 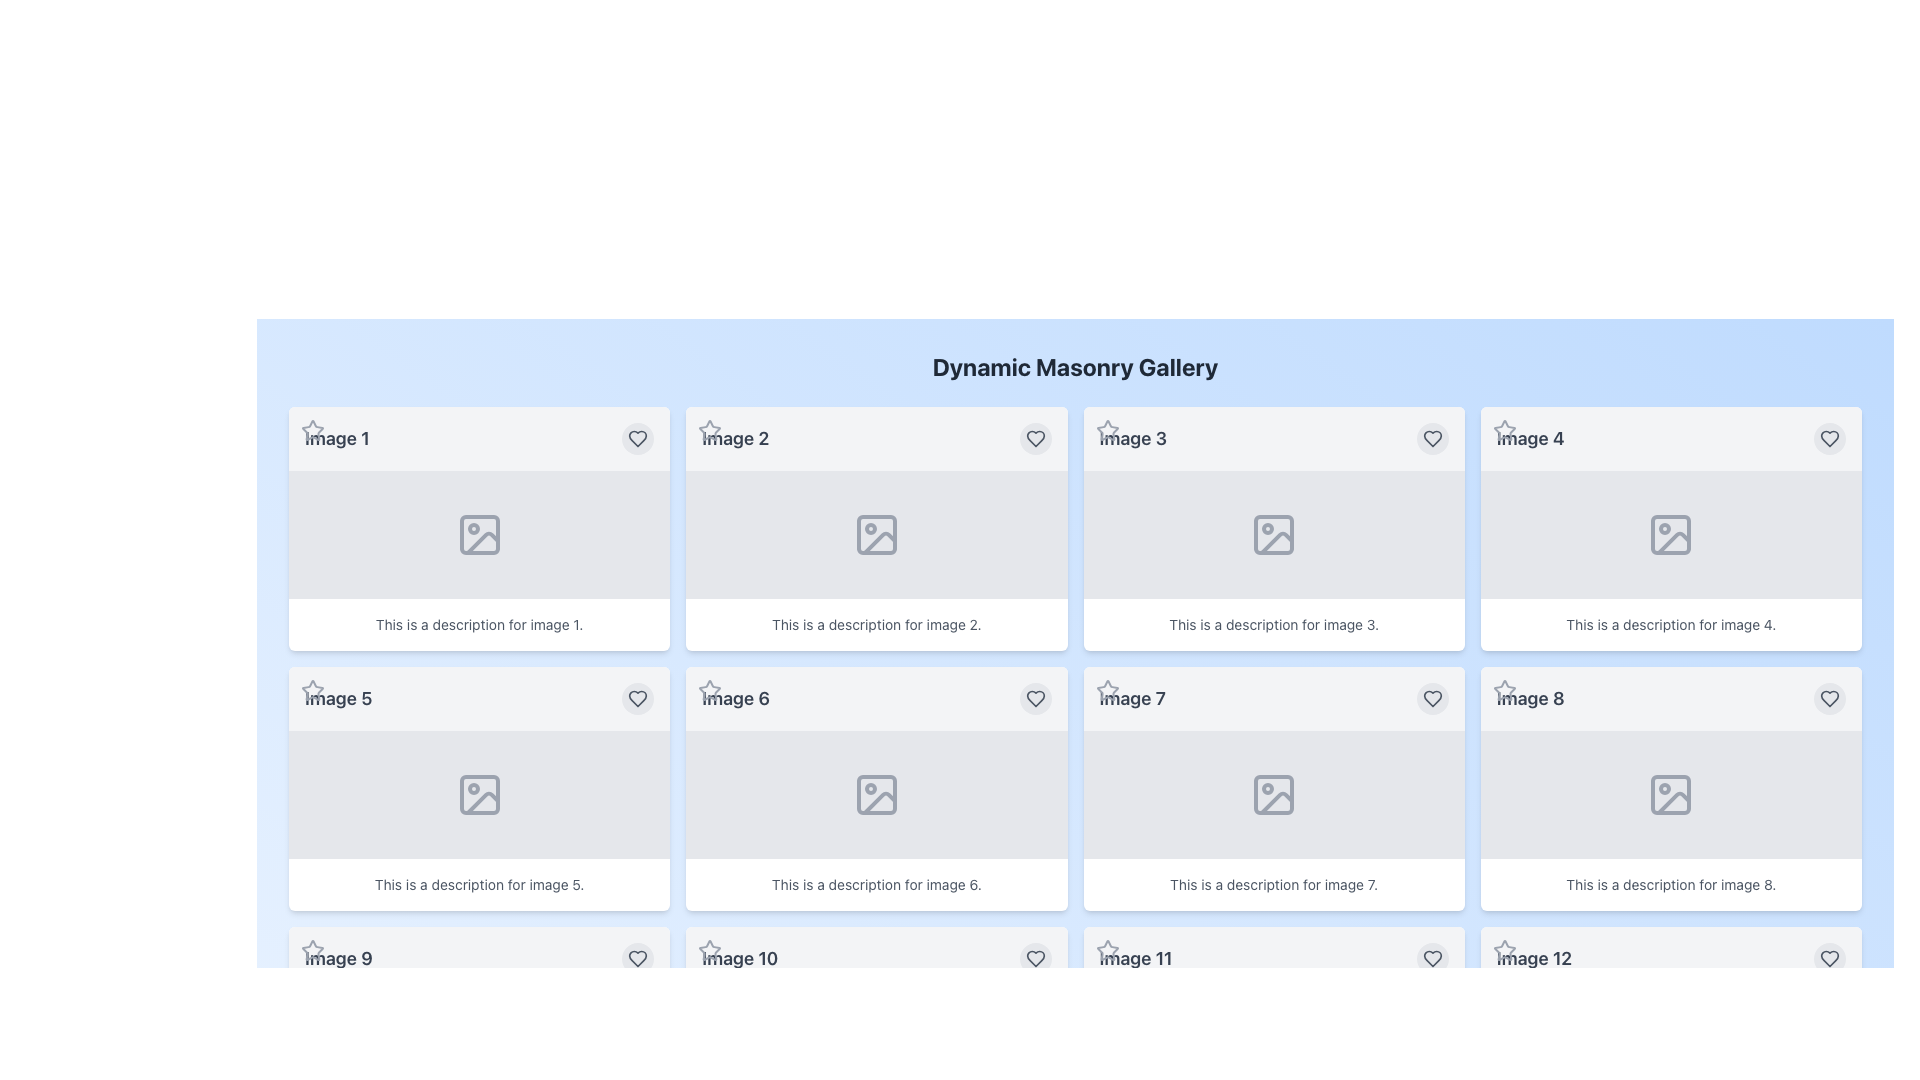 I want to click on the star icon located at the top-left corner of the 'Image 10' card, so click(x=710, y=950).